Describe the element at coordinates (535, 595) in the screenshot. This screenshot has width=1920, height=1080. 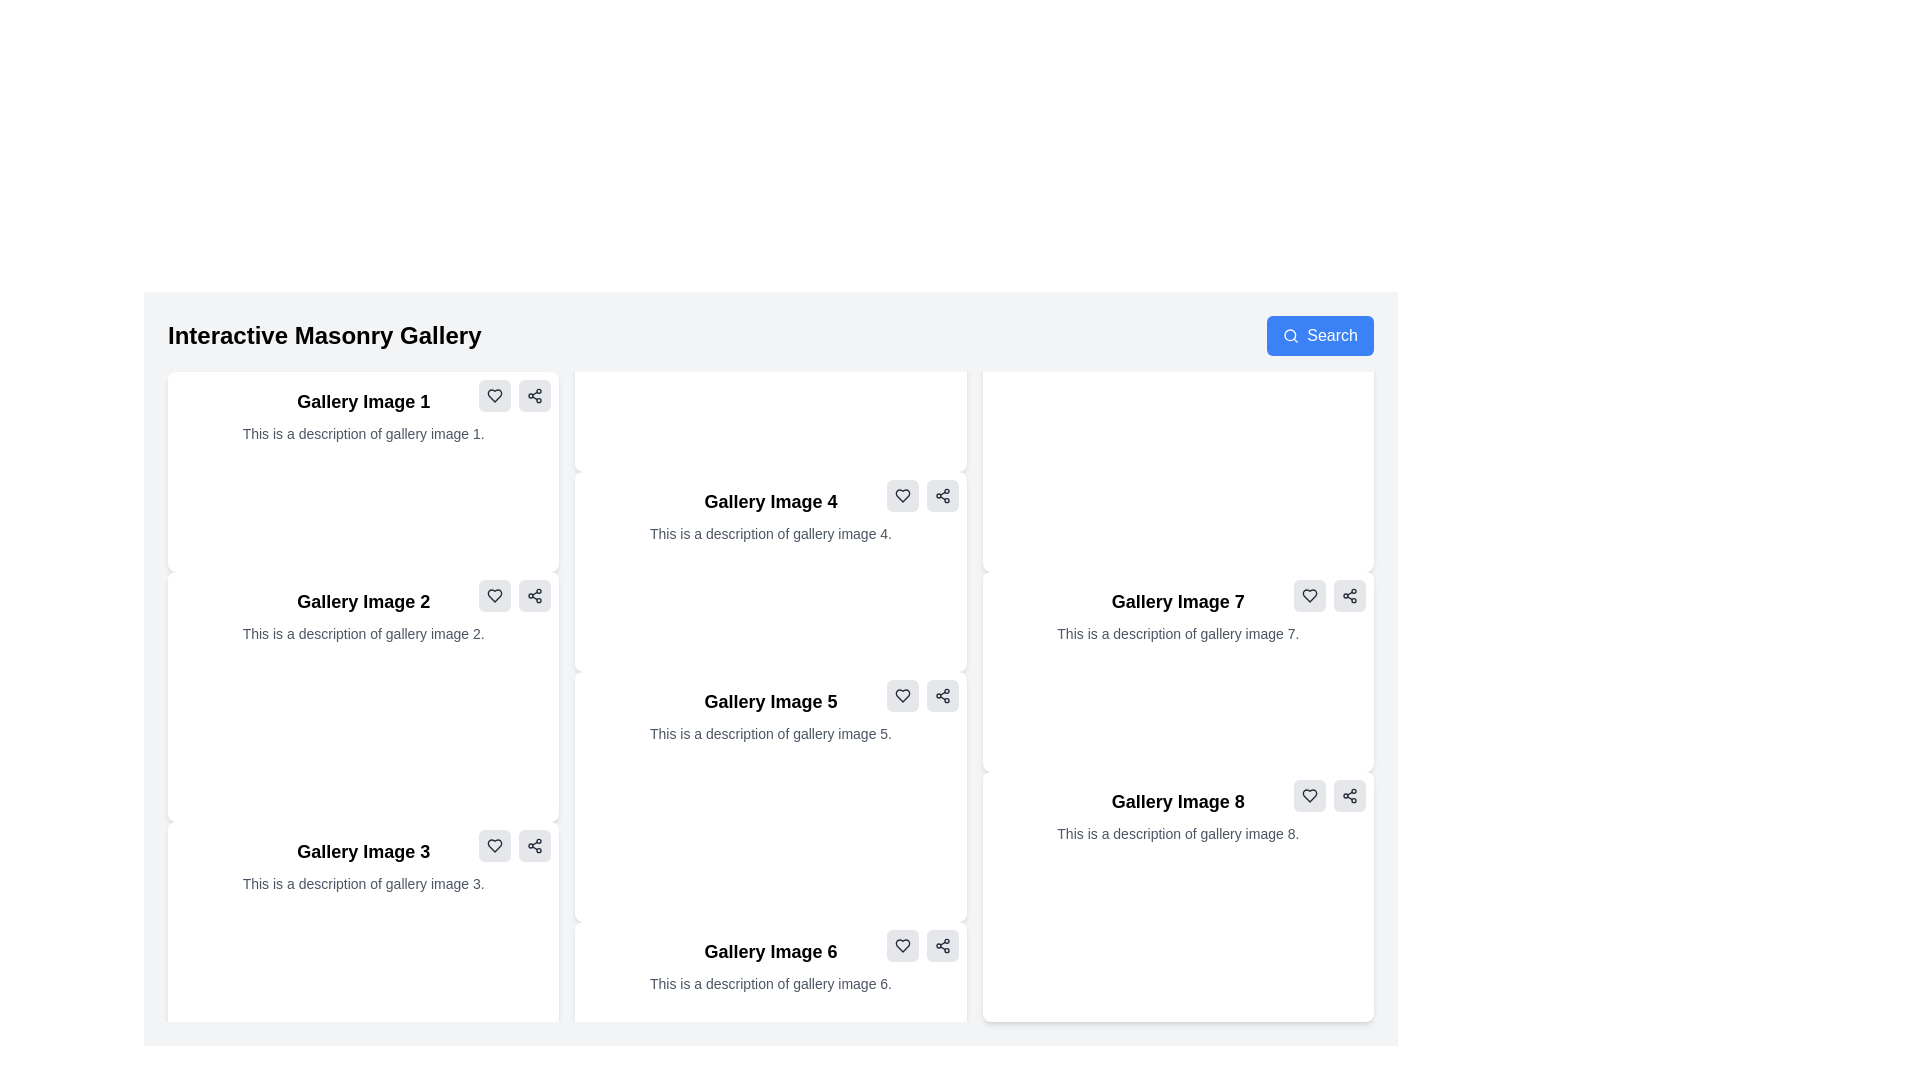
I see `the share icon button, which is represented by three connected dots forming a triangular shape, located in the upper-right corner of the second gallery card titled 'Gallery Image 2'` at that location.